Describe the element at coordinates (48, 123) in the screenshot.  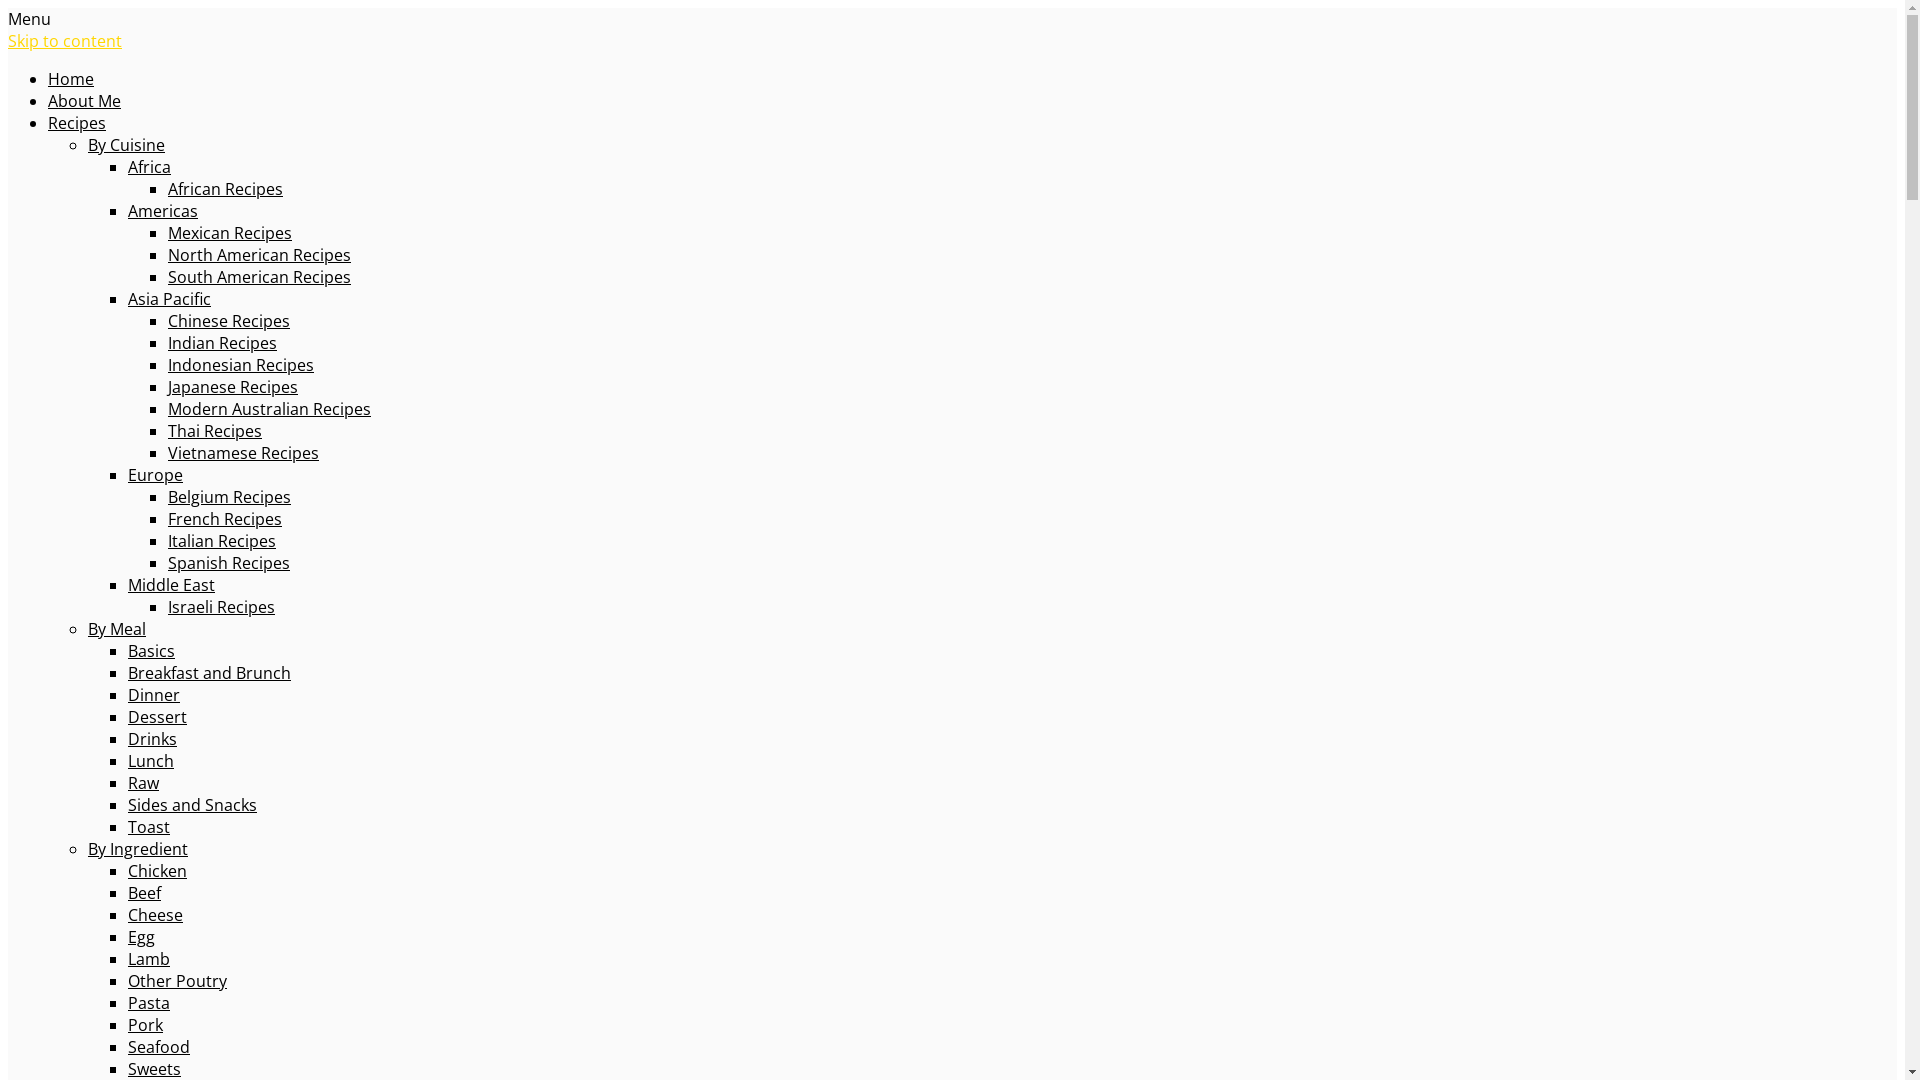
I see `'Recipes'` at that location.